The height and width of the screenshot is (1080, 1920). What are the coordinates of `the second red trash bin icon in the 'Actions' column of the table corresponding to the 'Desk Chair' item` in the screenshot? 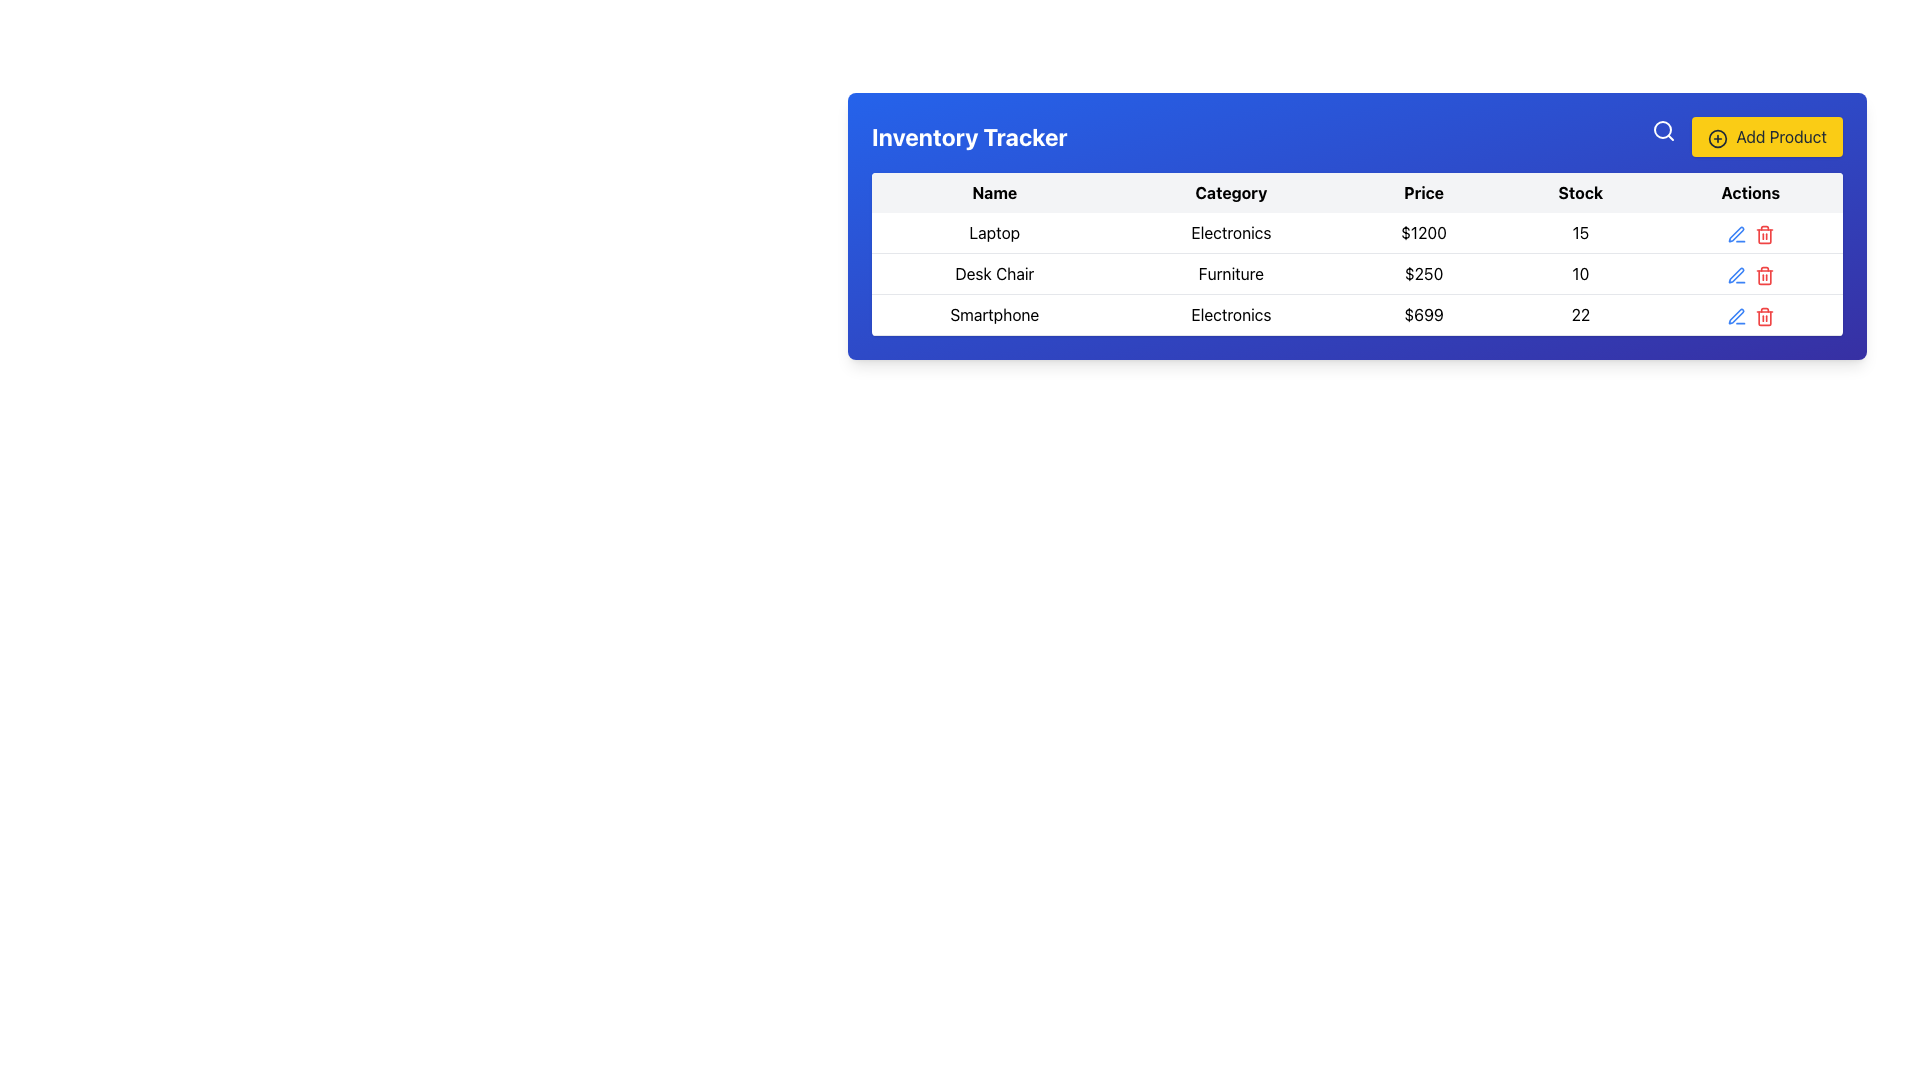 It's located at (1764, 273).